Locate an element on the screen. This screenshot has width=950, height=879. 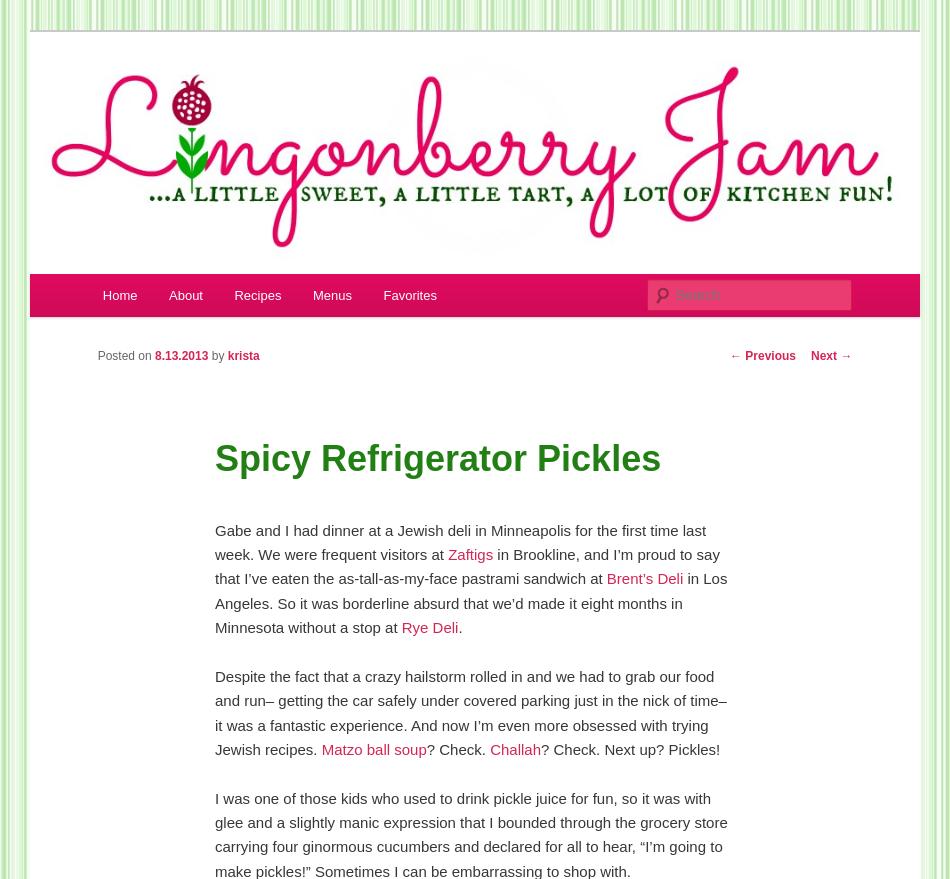
'in Brookline, and I’m proud to say that I’ve eaten the as-tall-as-my-face pastrami sandwich at' is located at coordinates (465, 564).